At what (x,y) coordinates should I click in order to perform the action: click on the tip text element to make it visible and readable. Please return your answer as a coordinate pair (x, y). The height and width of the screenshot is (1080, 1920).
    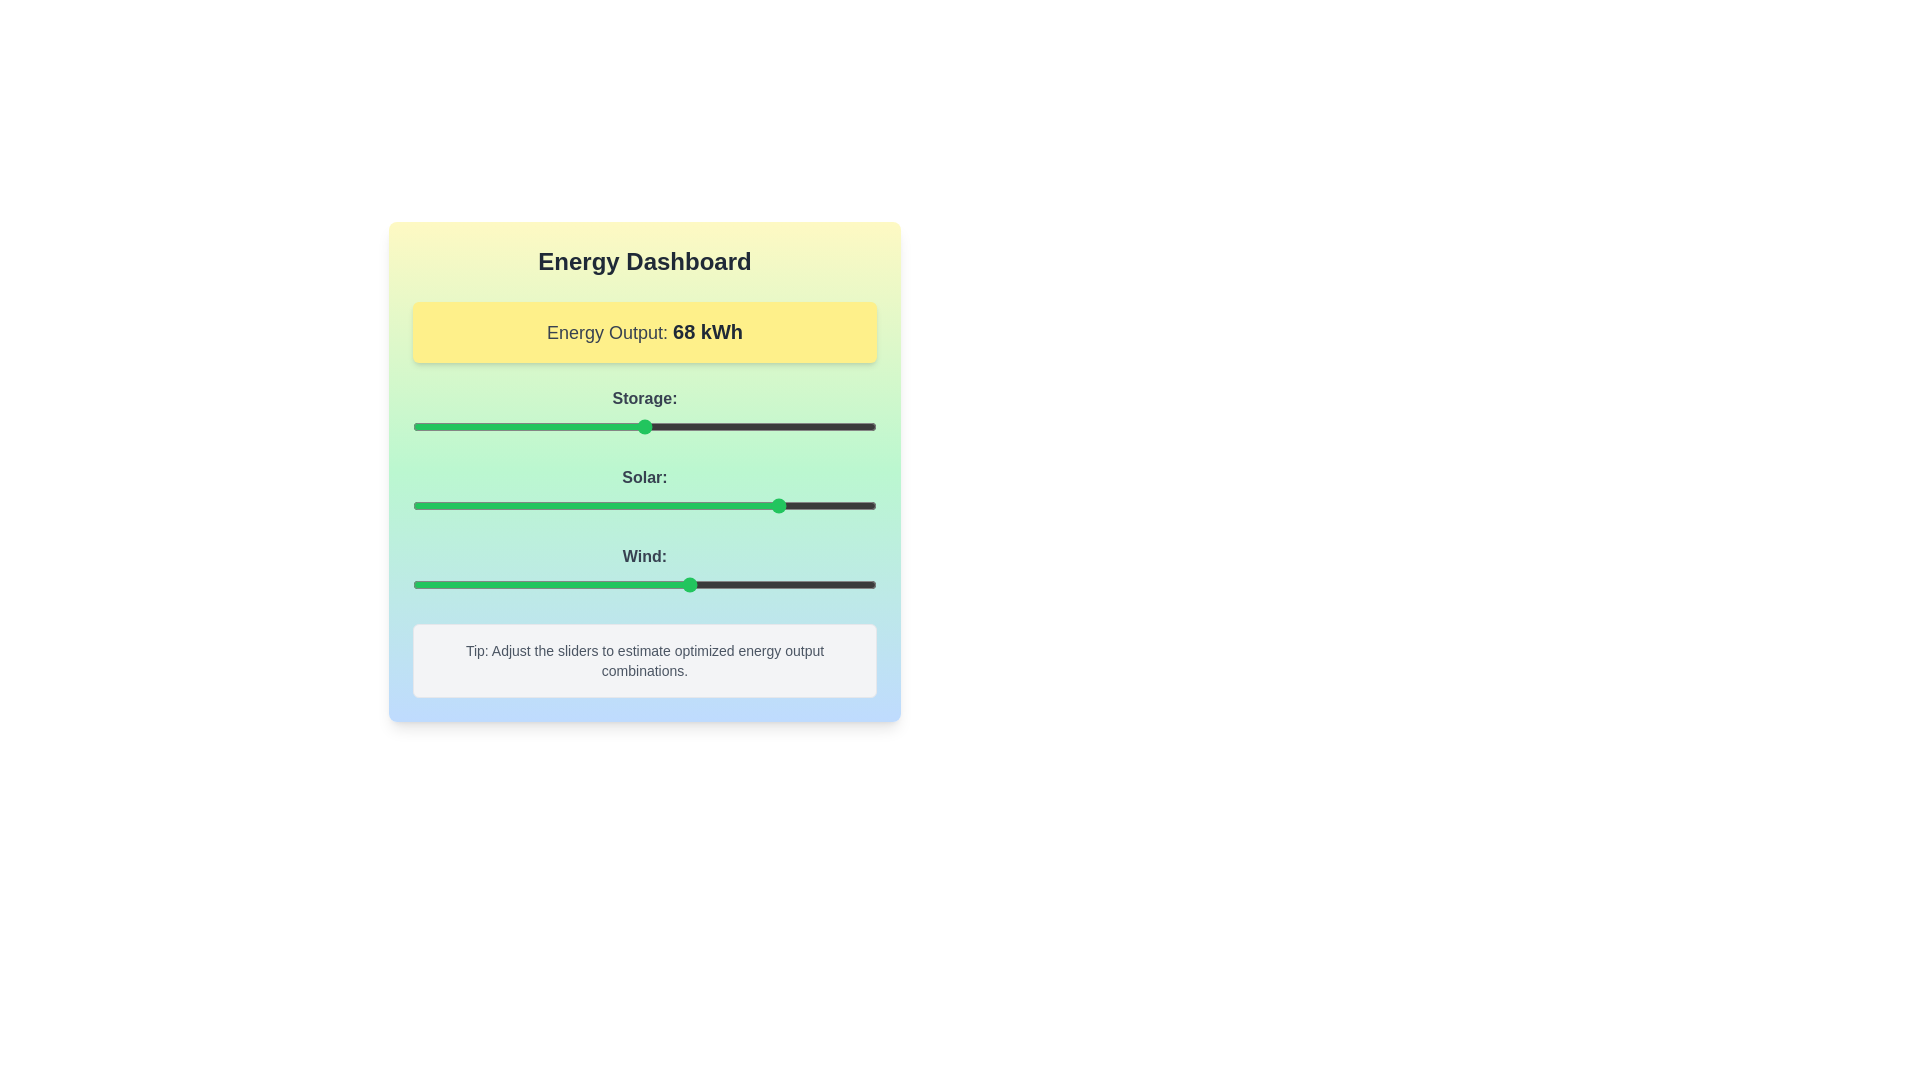
    Looking at the image, I should click on (644, 660).